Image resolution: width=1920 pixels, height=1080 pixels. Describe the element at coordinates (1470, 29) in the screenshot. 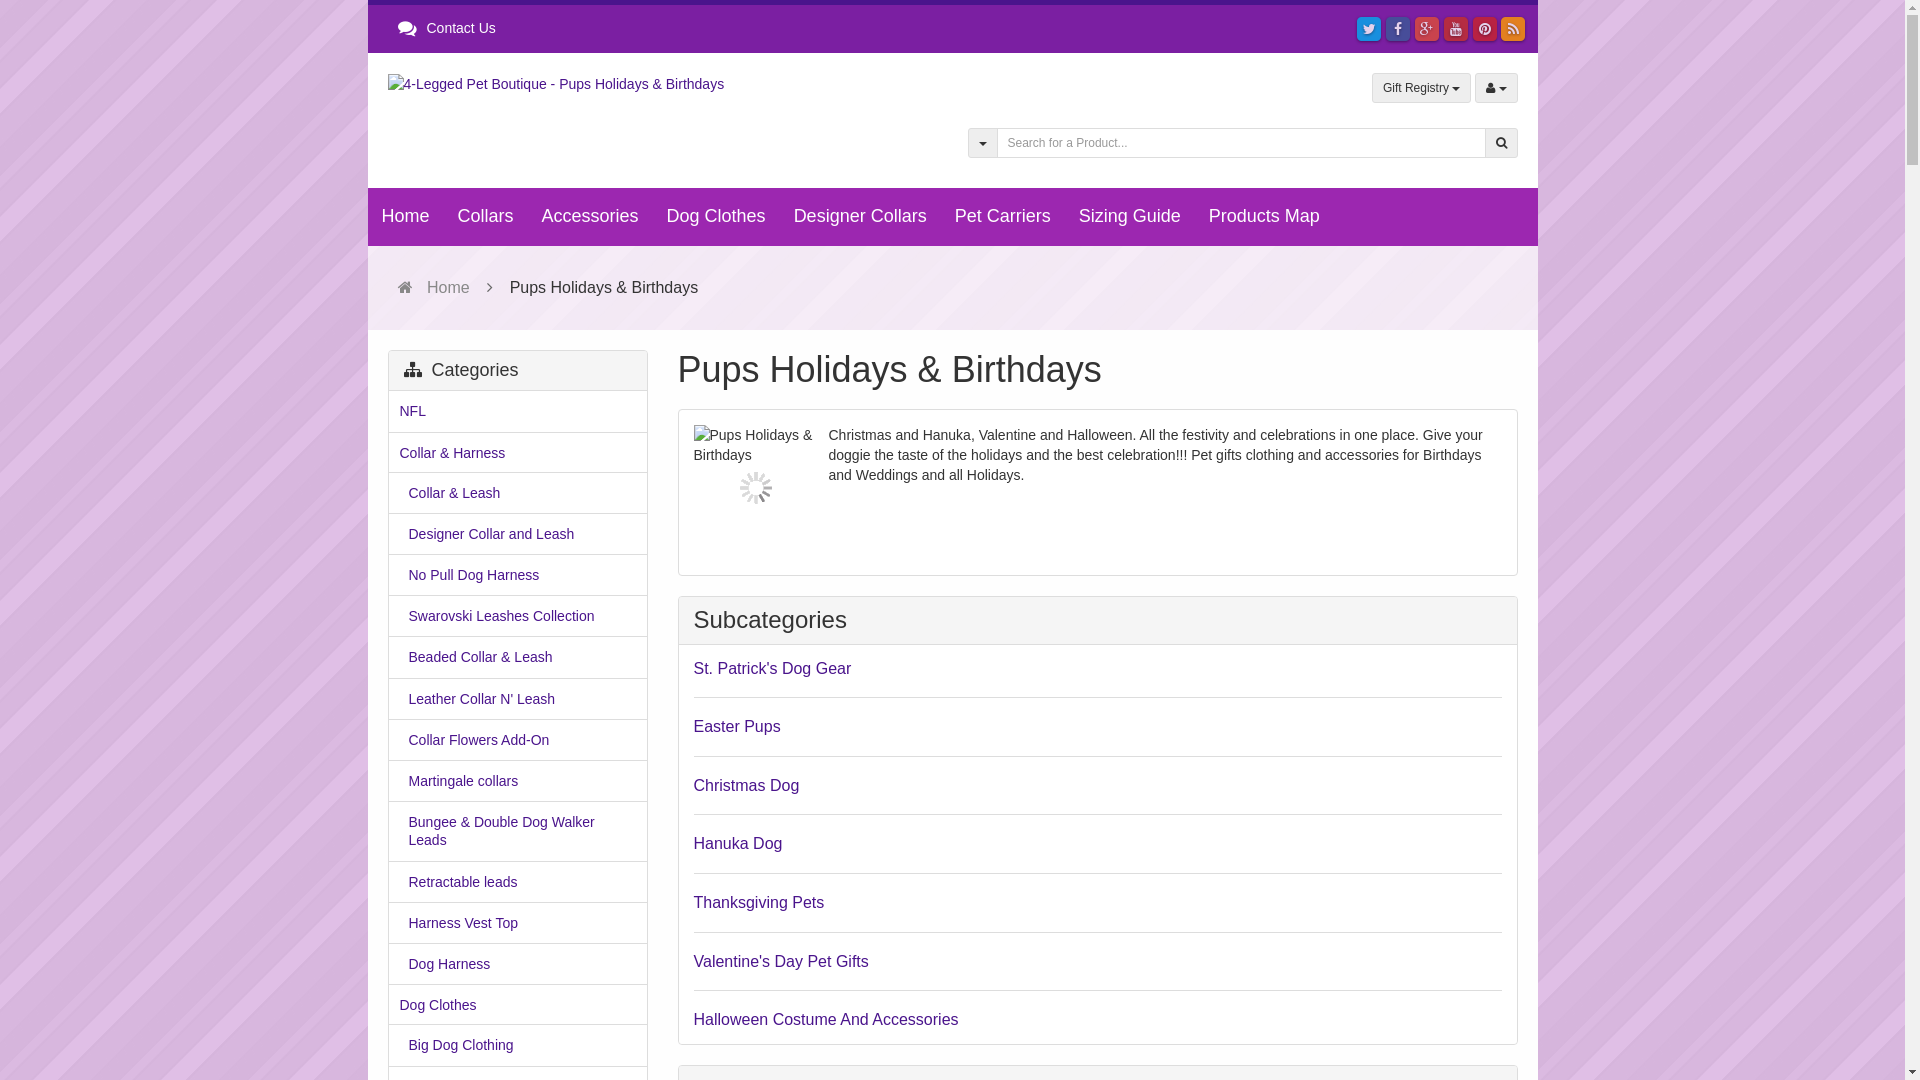

I see `'Pinterest'` at that location.